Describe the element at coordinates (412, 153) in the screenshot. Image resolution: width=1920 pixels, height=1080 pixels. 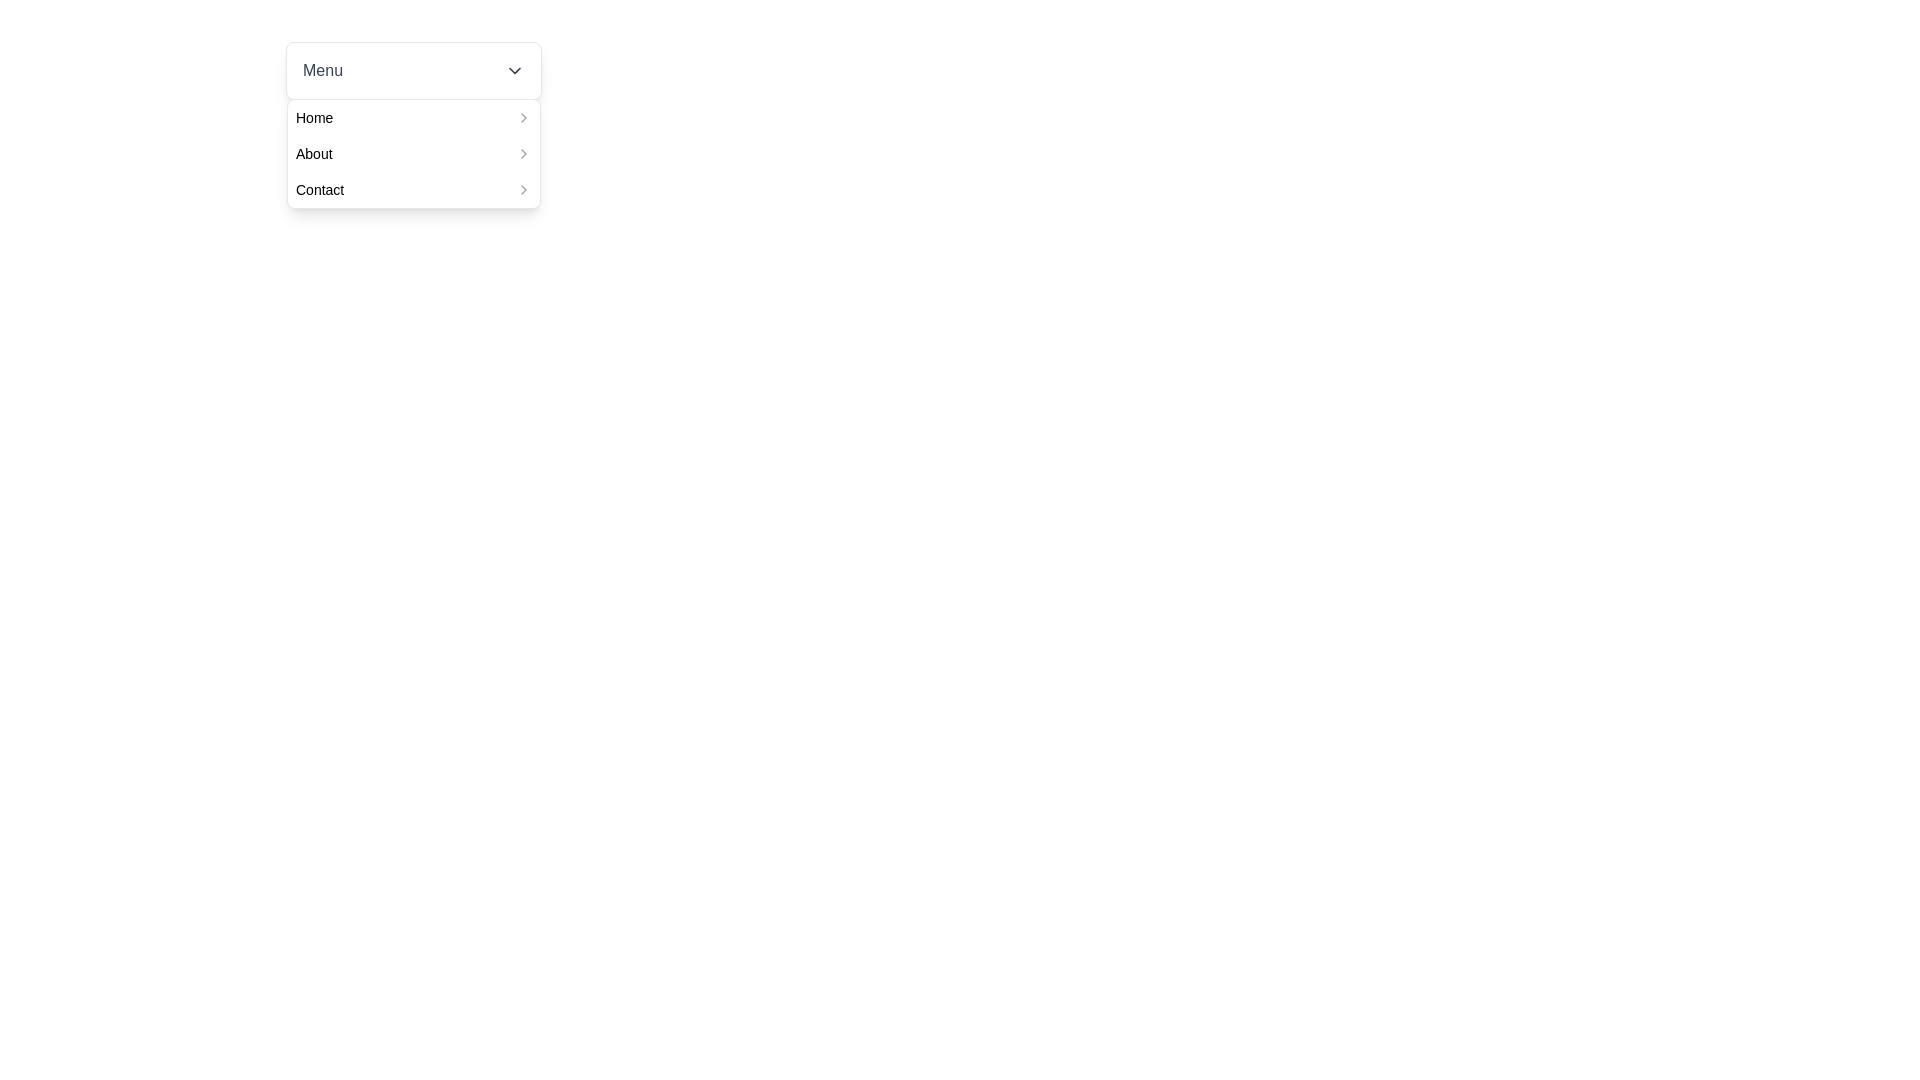
I see `the second menu item in the dropdown menu that leads to the 'About' section, located below 'Home' and above 'Contact'` at that location.